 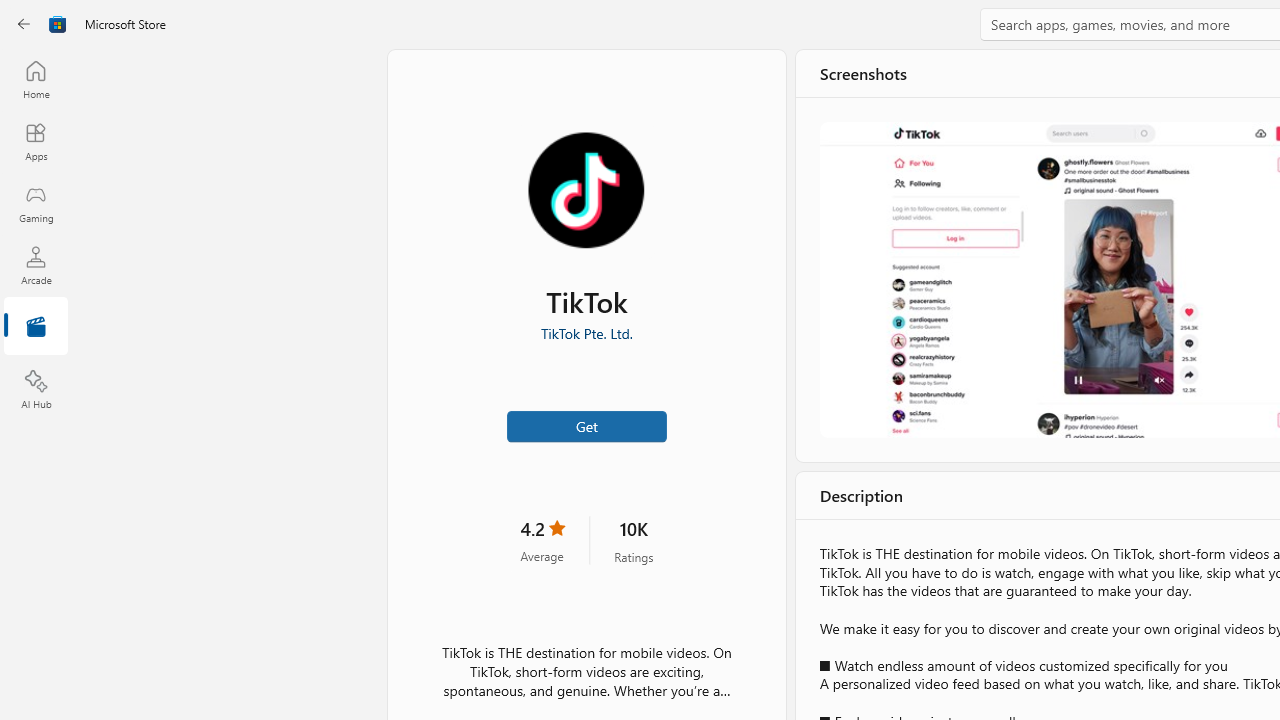 I want to click on 'Apps', so click(x=35, y=140).